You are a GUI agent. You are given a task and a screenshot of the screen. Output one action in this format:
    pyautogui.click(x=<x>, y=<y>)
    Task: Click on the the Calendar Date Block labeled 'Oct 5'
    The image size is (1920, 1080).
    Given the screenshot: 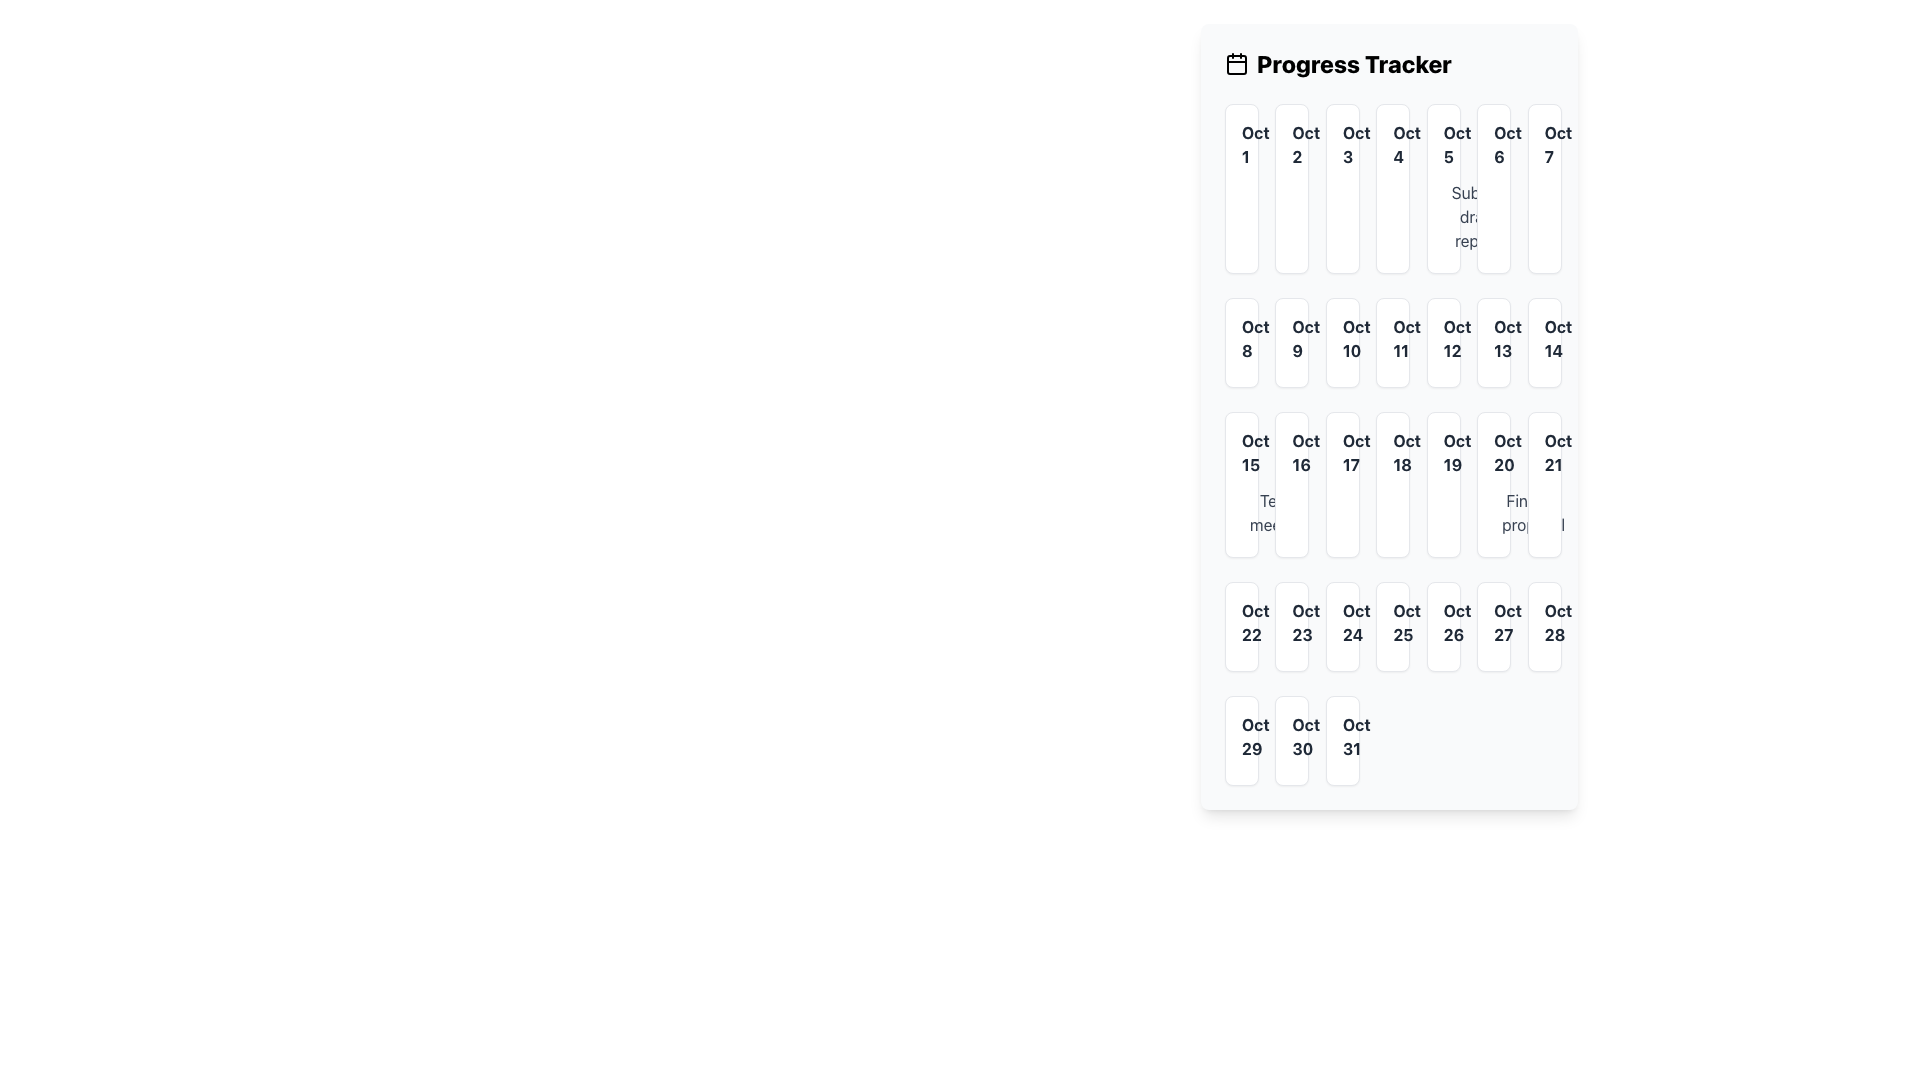 What is the action you would take?
    pyautogui.click(x=1443, y=189)
    